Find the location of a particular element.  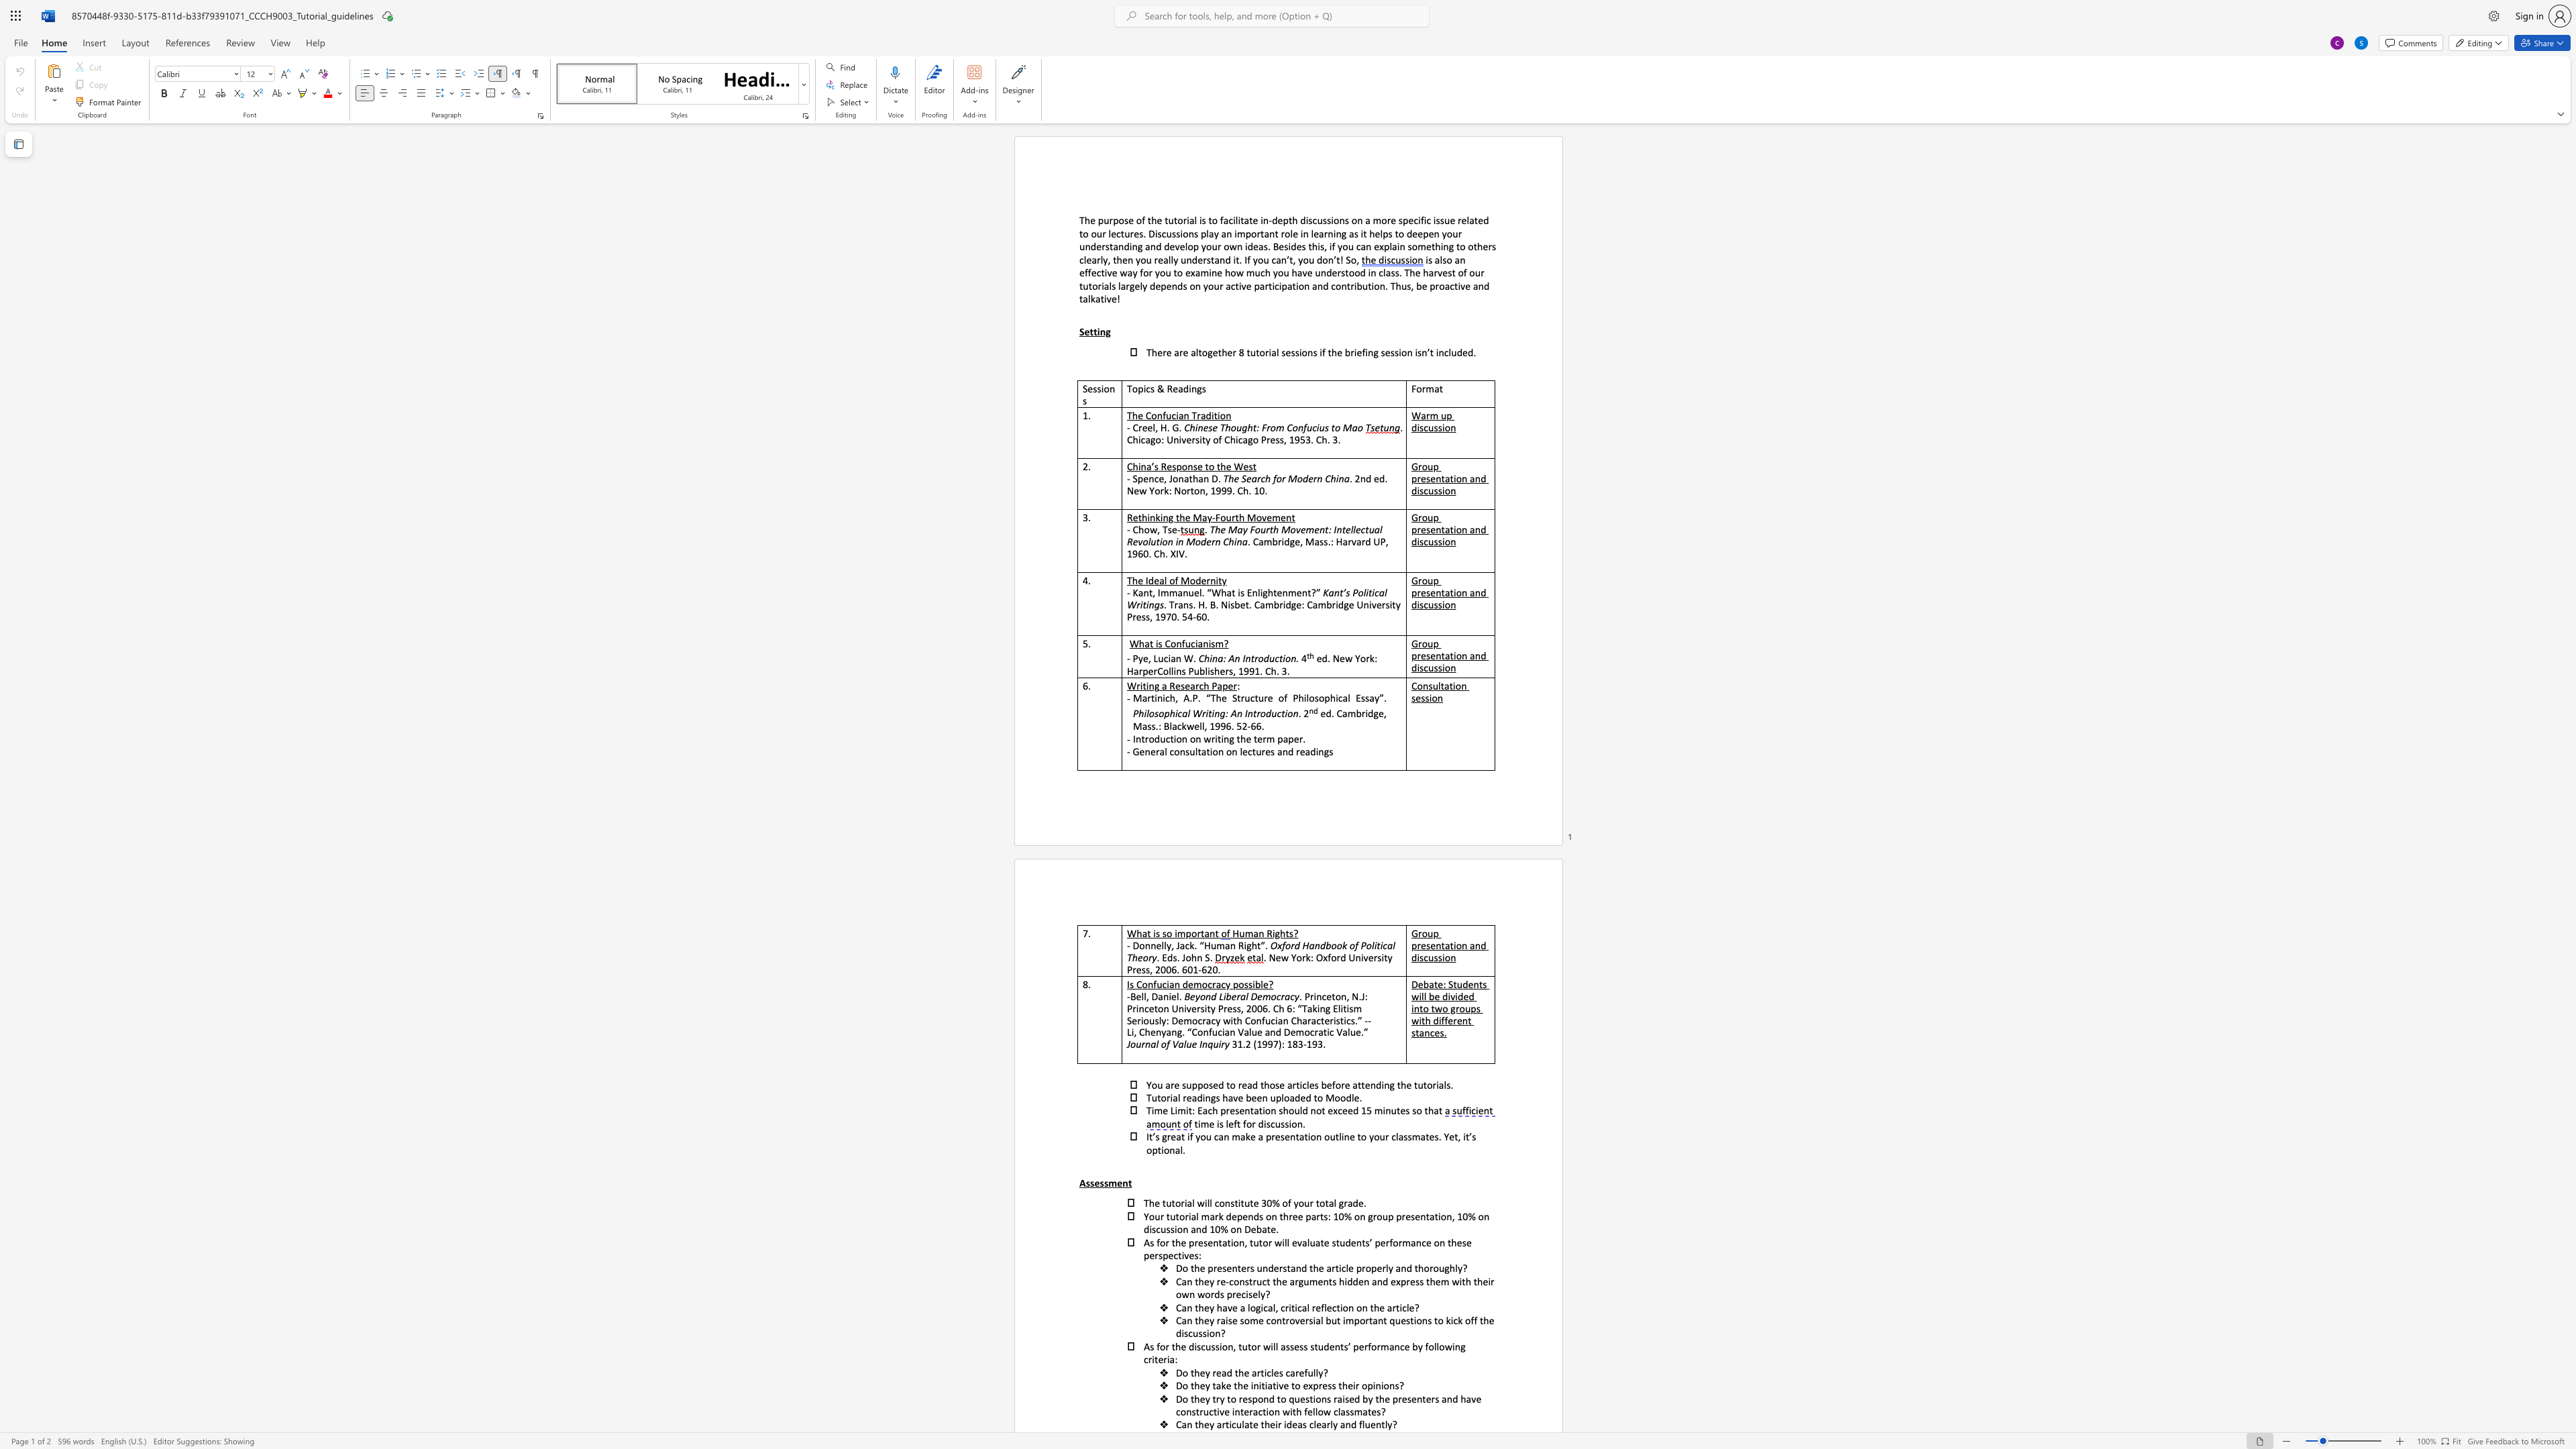

the subset text "nds" within the text "largely depends" is located at coordinates (1171, 284).